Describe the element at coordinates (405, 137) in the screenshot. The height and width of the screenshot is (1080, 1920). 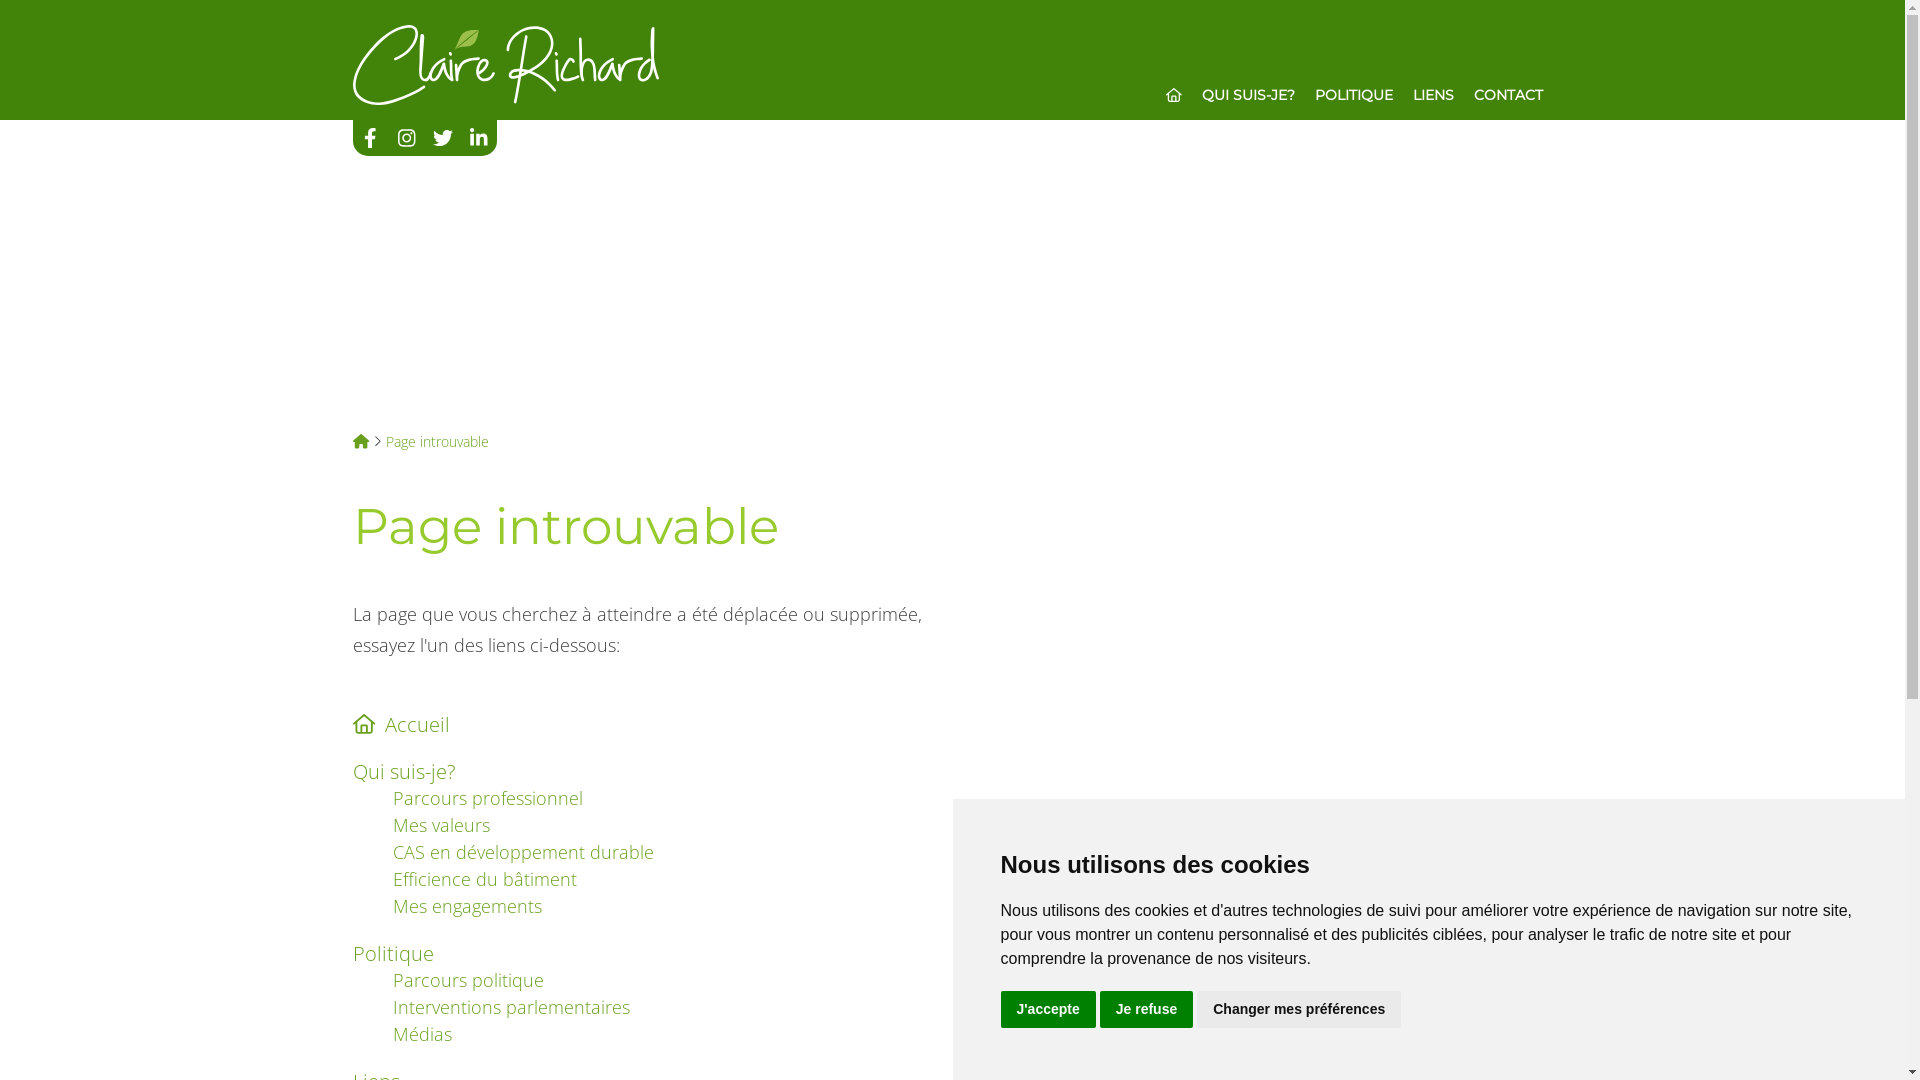
I see `'Nous suivre sur Instagram'` at that location.